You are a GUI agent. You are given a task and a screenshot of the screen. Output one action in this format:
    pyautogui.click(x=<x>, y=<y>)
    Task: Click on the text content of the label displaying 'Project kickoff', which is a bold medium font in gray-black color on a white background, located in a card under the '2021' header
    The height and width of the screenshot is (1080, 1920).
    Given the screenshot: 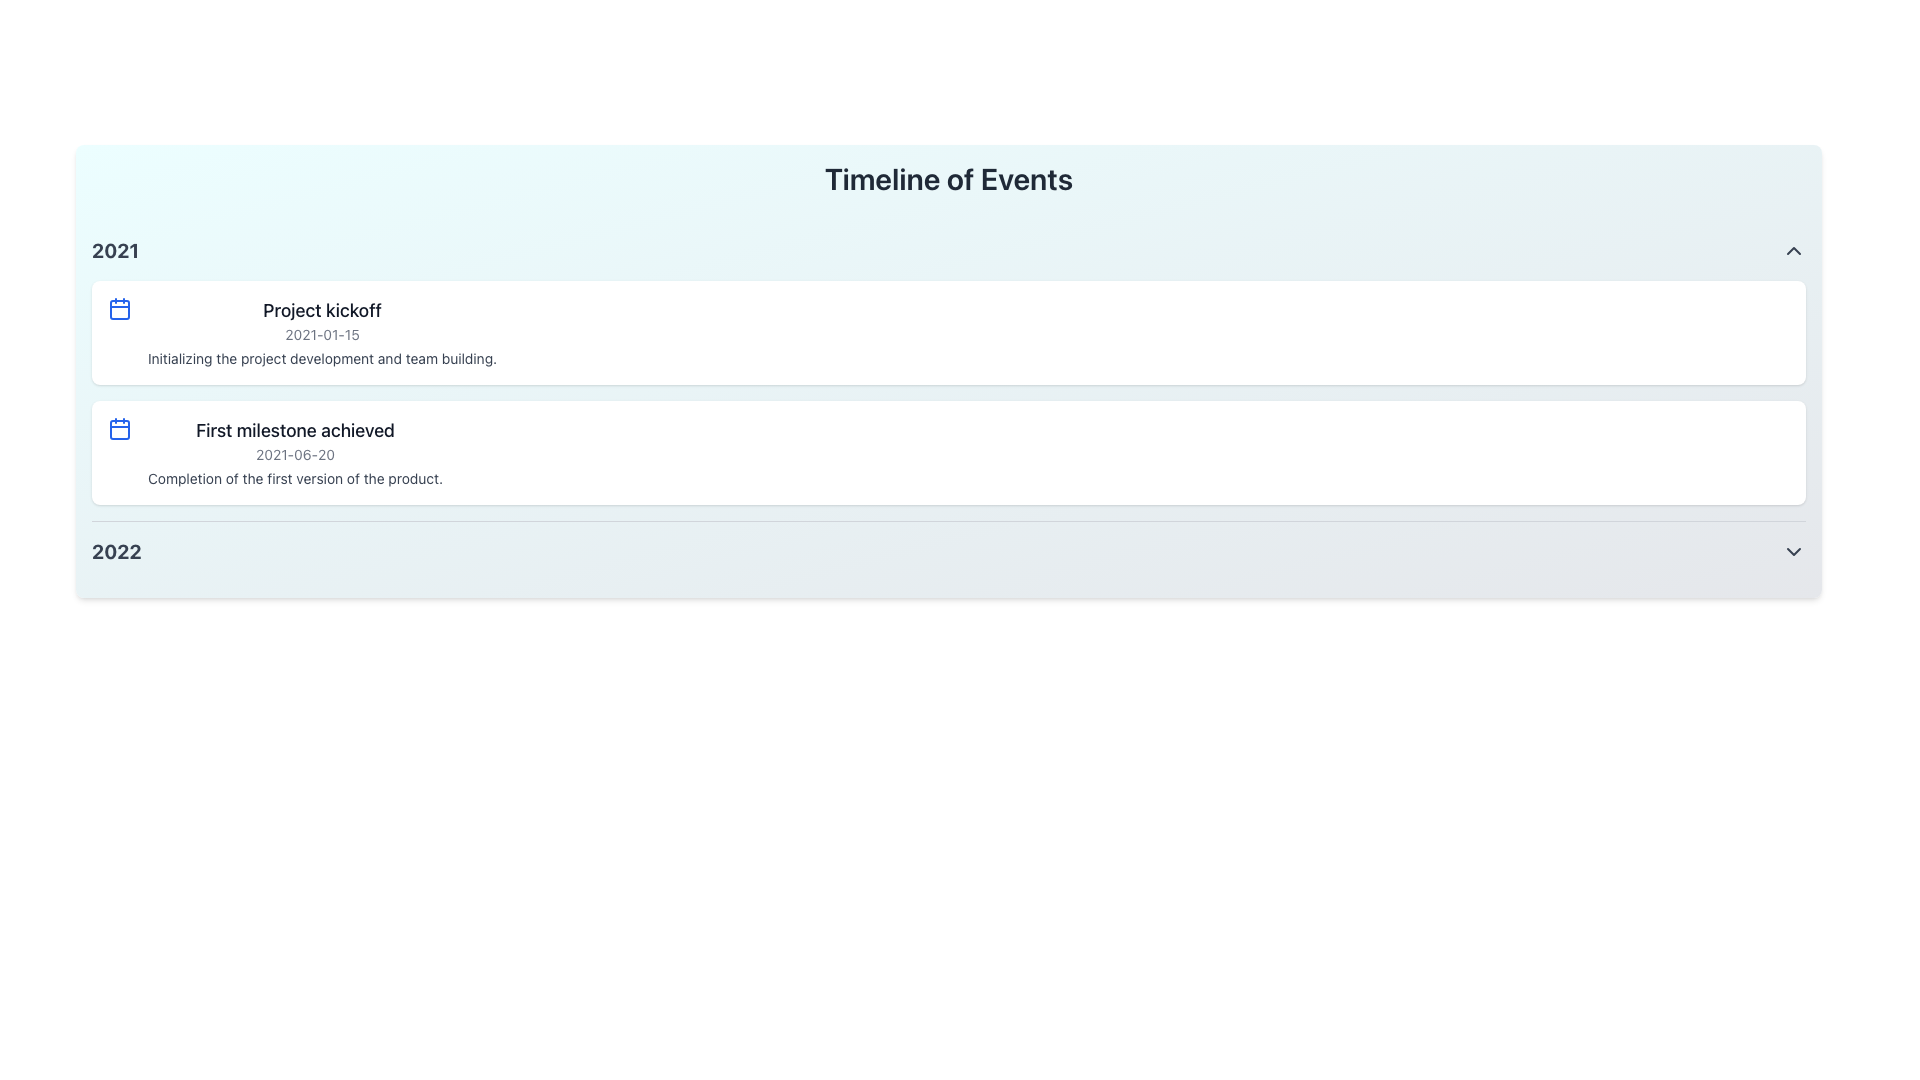 What is the action you would take?
    pyautogui.click(x=322, y=311)
    